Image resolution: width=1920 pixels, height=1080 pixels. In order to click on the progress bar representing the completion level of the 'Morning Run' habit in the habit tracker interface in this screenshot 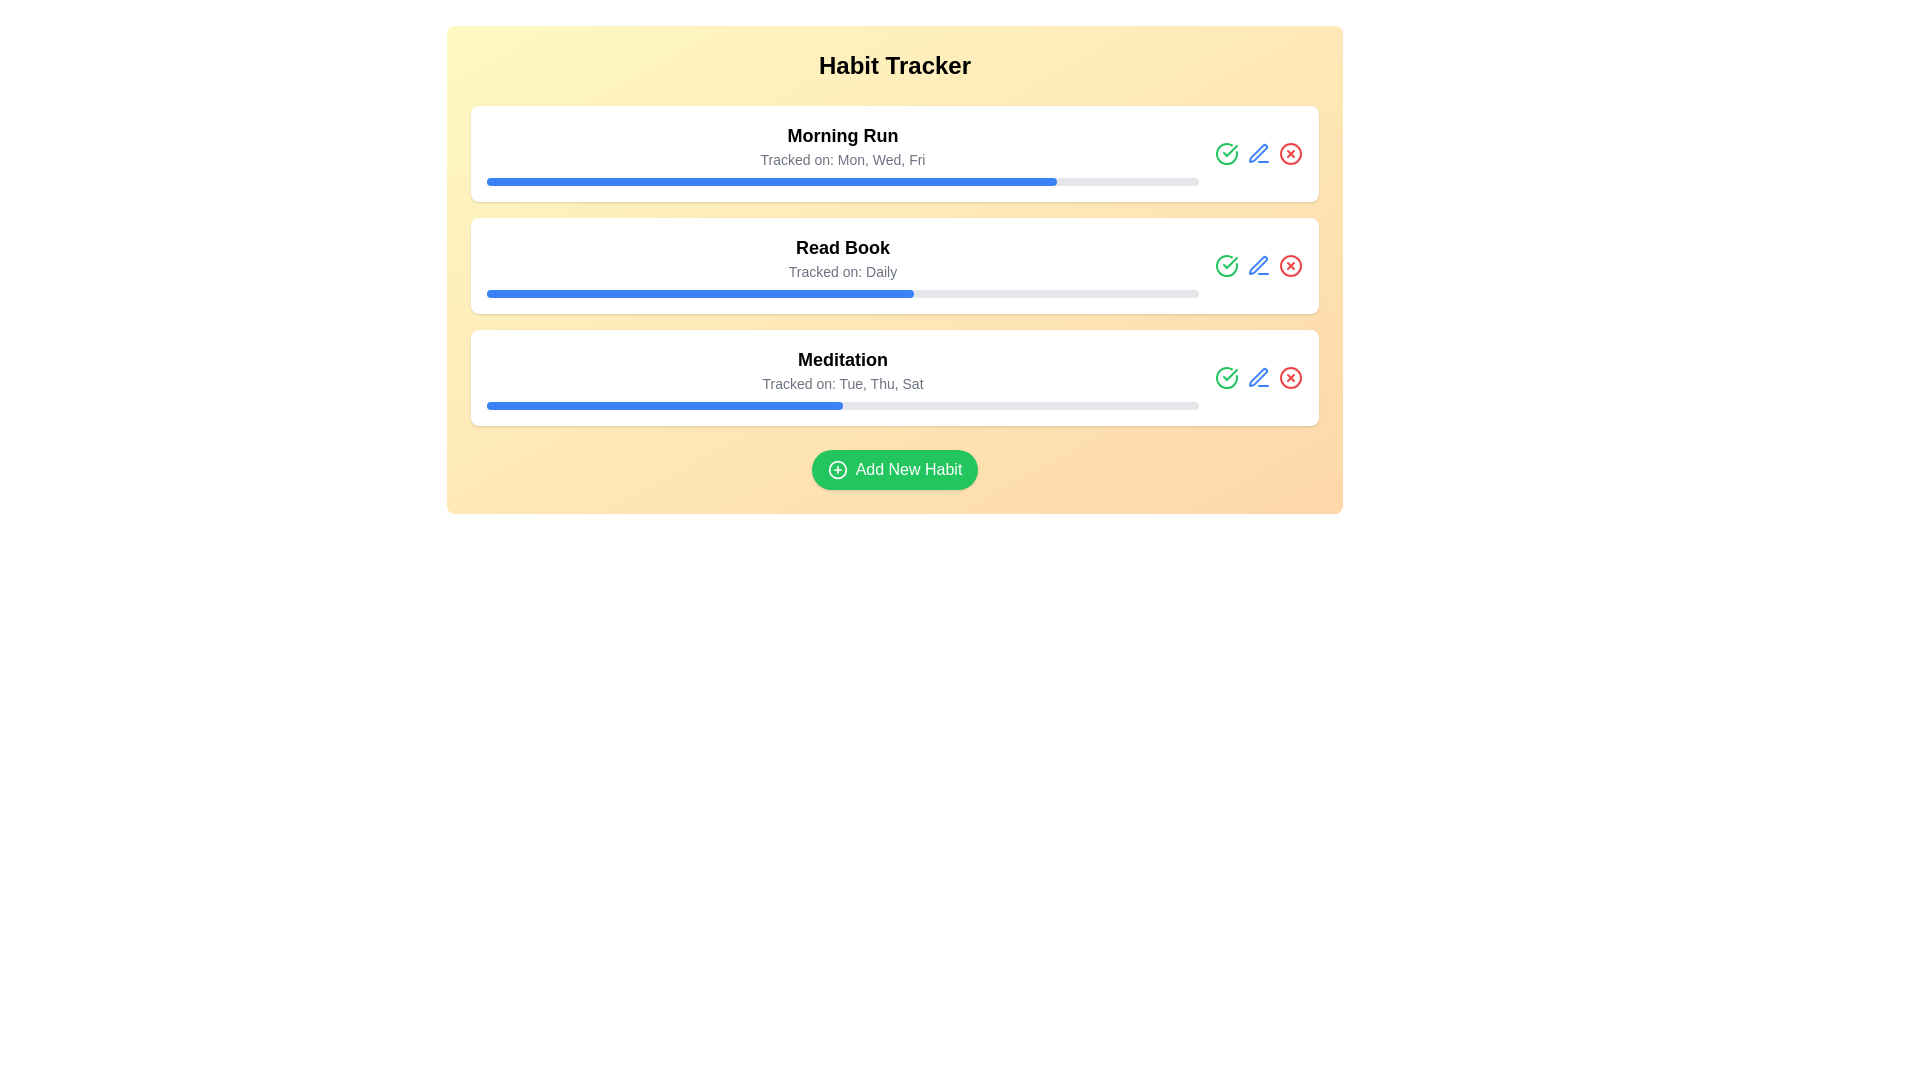, I will do `click(843, 181)`.